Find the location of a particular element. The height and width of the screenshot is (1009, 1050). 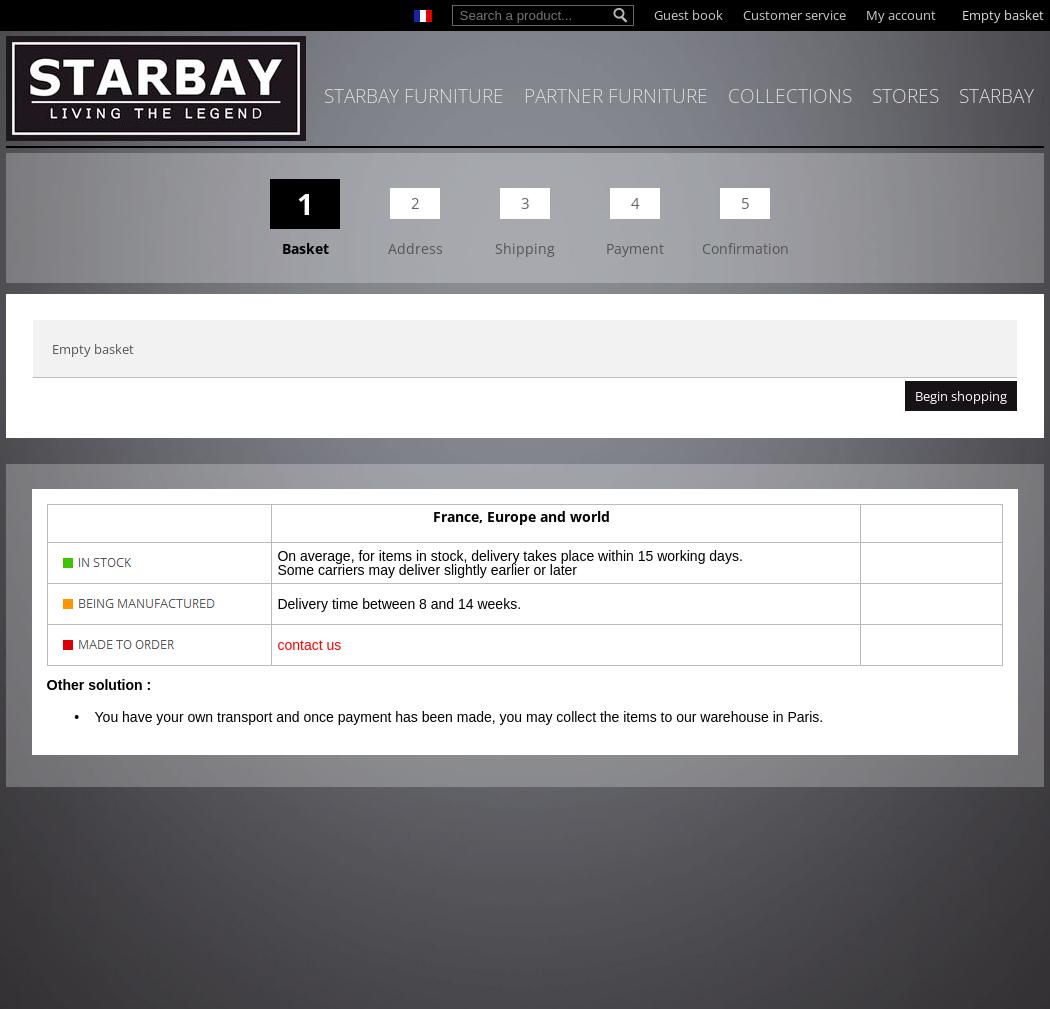

'Poufs' is located at coordinates (46, 199).